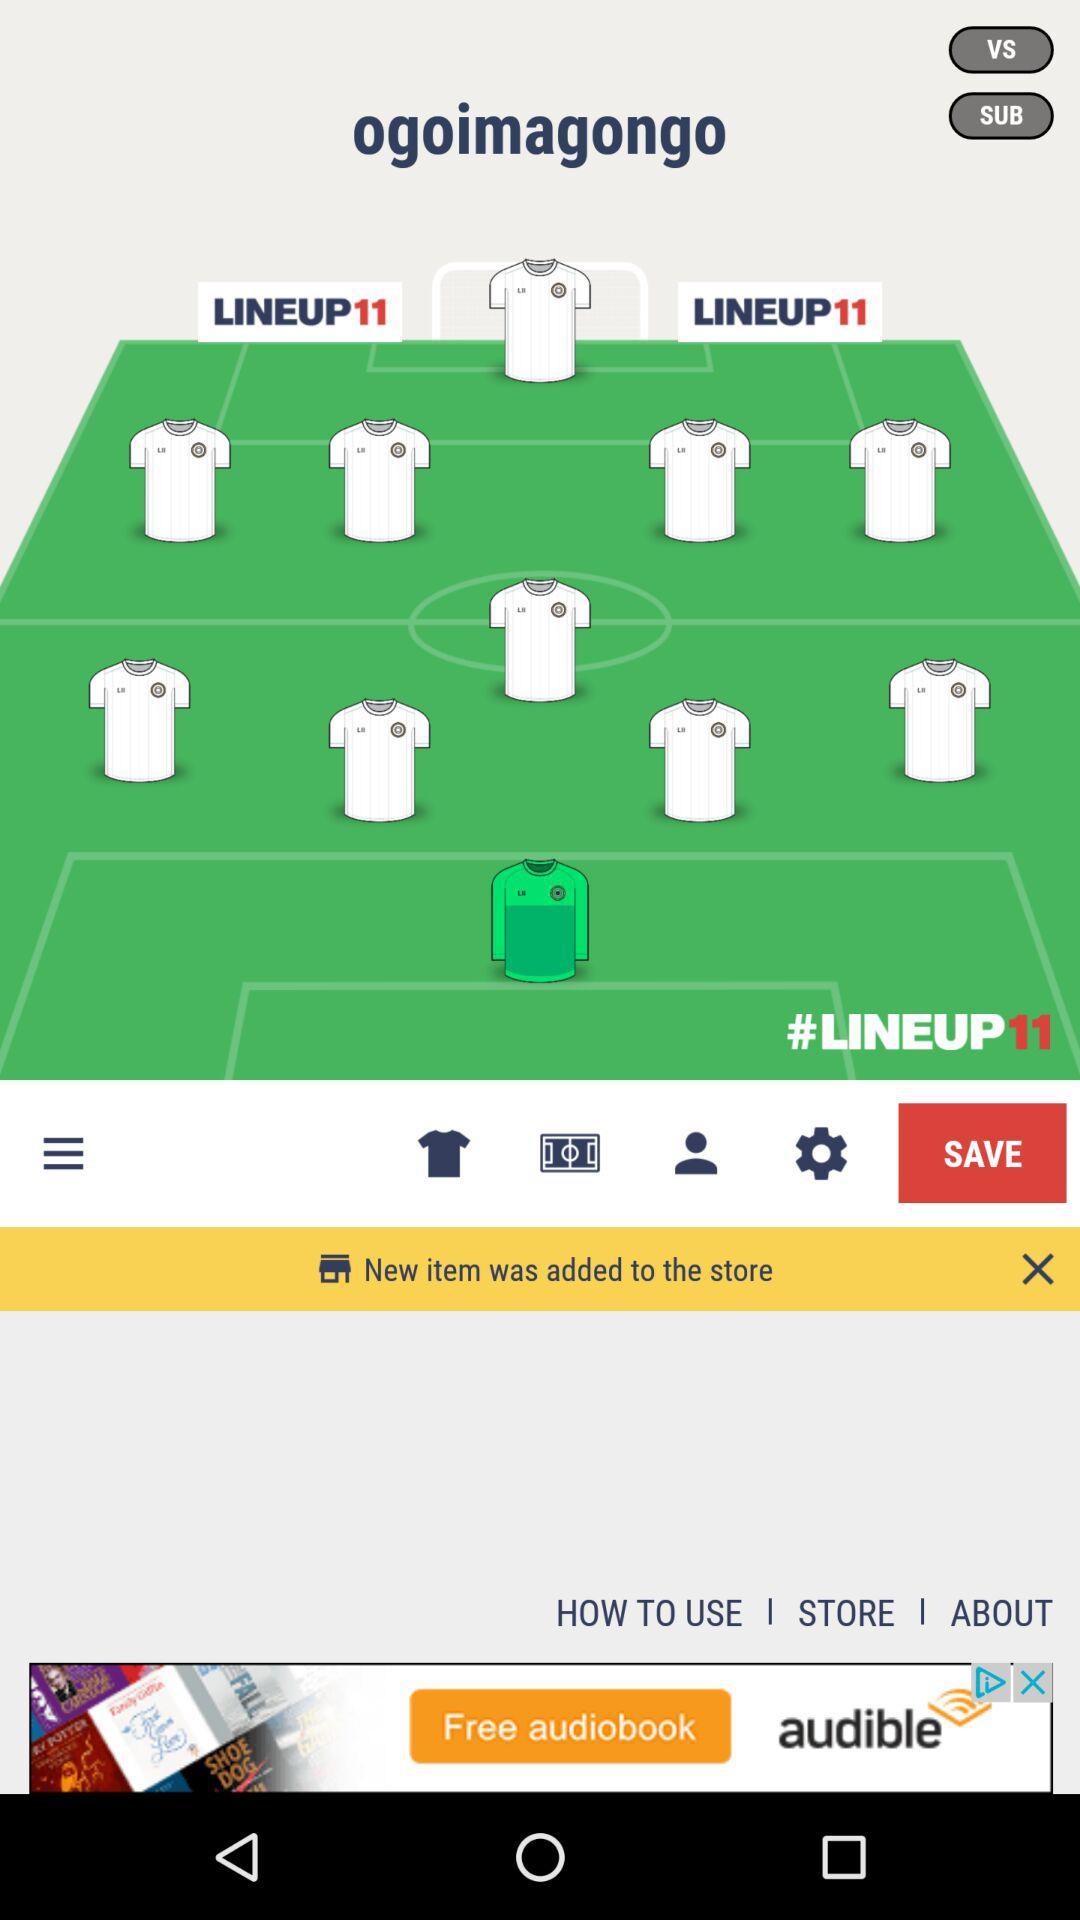 Image resolution: width=1080 pixels, height=1920 pixels. What do you see at coordinates (821, 1153) in the screenshot?
I see `the settings icon` at bounding box center [821, 1153].